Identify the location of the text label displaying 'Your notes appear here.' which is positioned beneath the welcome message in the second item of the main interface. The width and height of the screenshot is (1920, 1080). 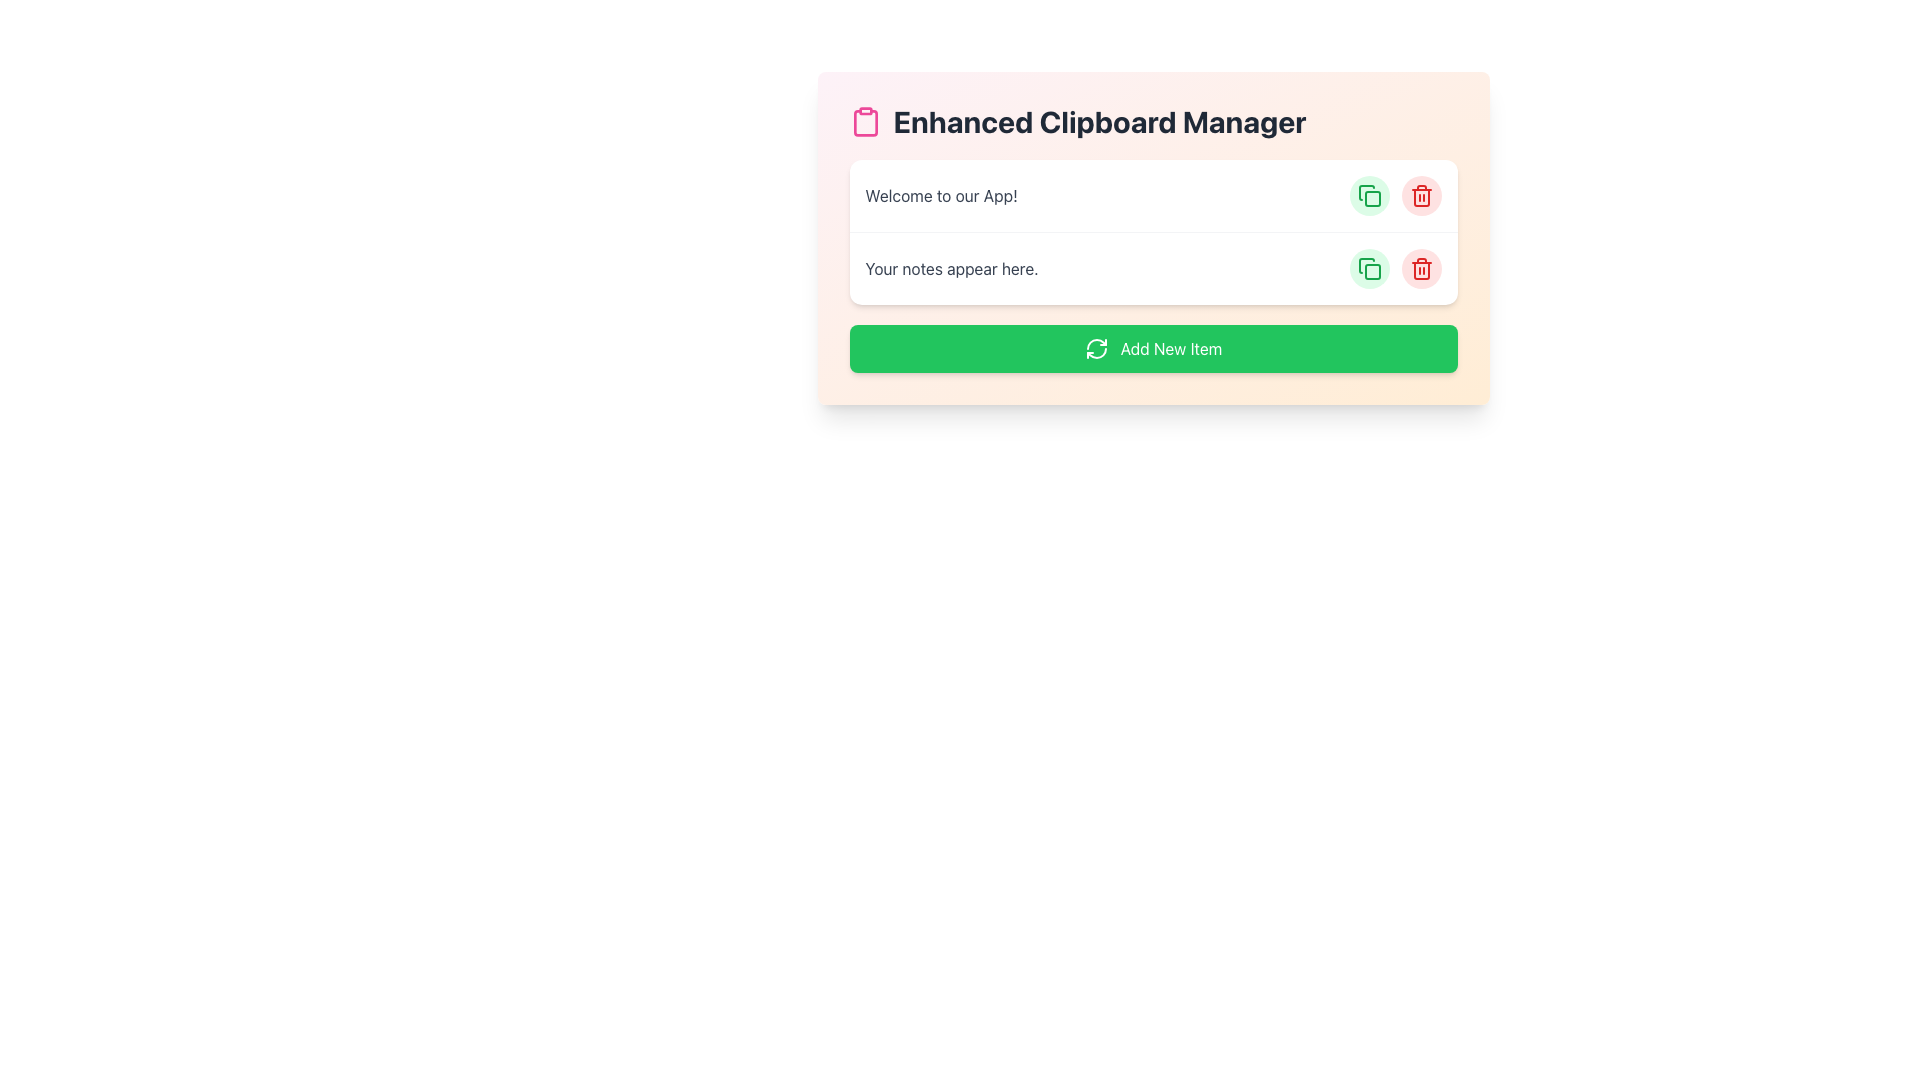
(951, 268).